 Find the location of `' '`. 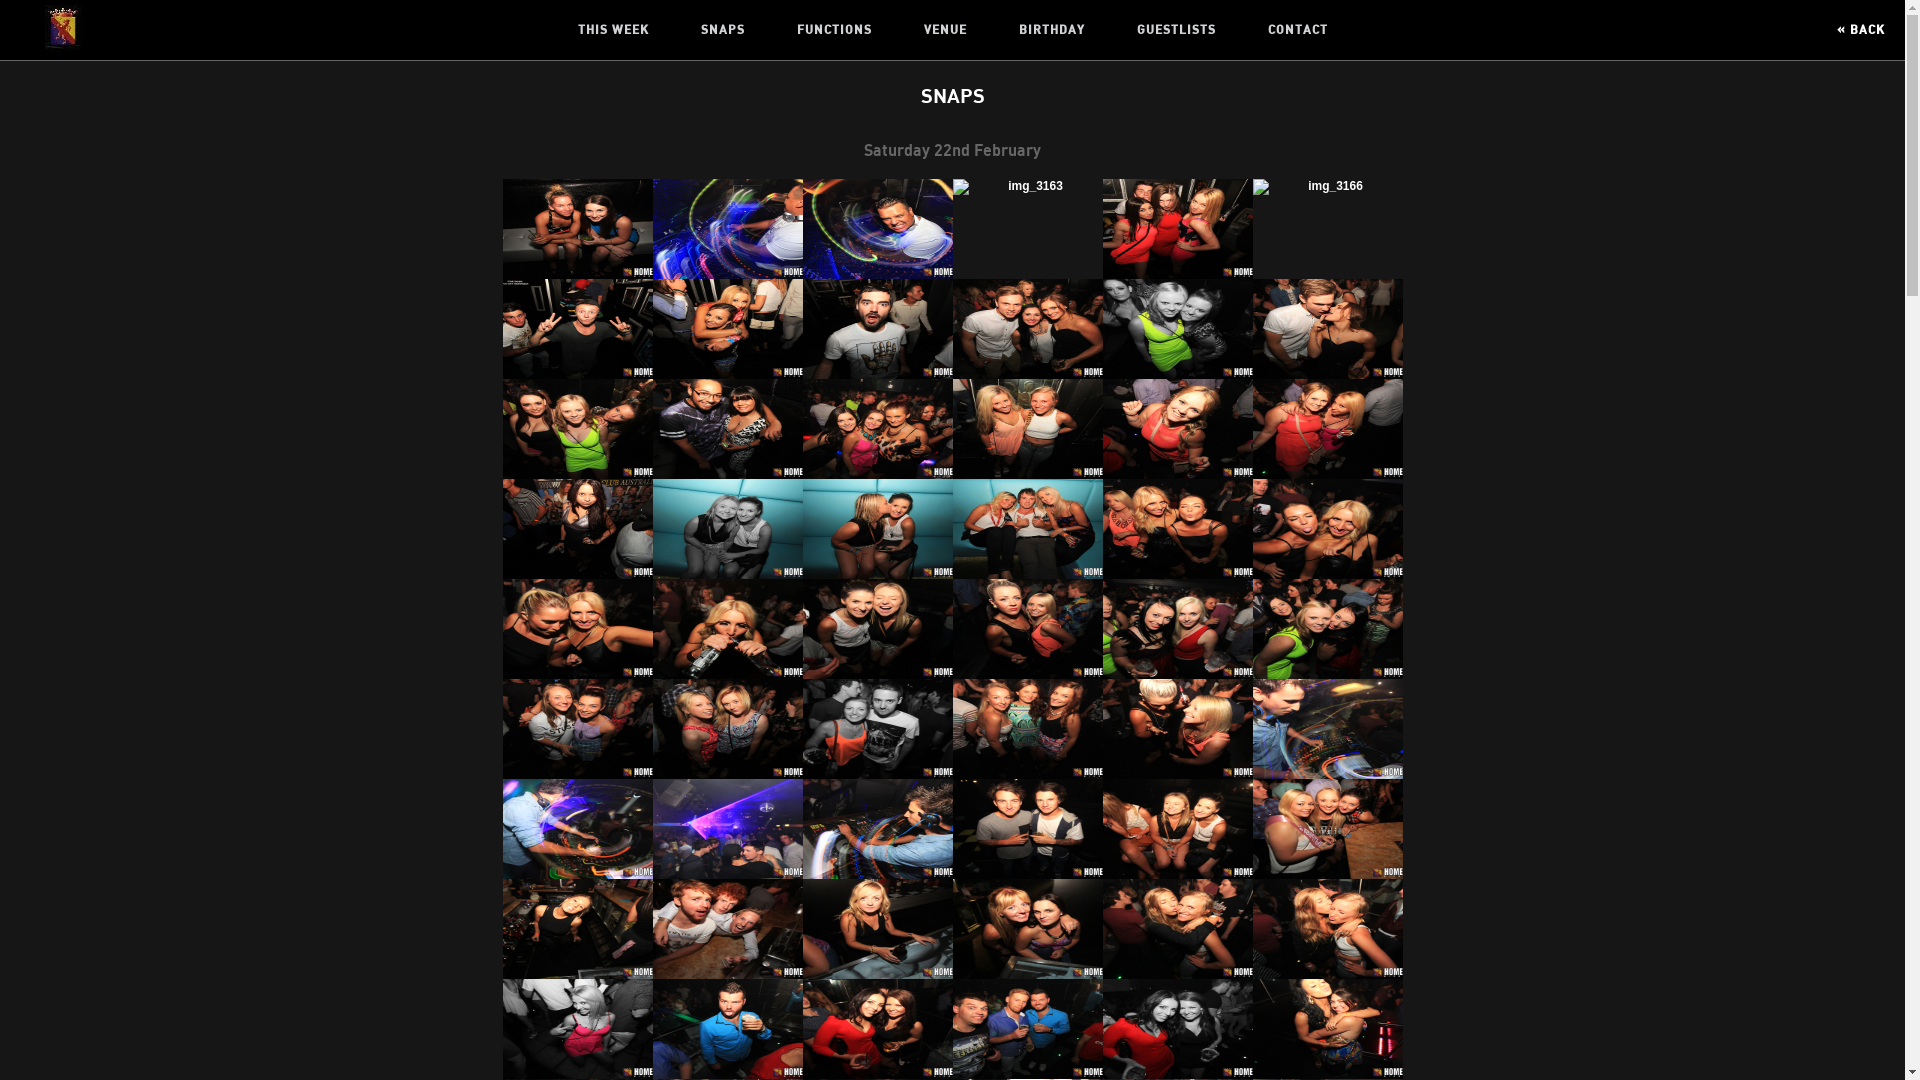

' ' is located at coordinates (575, 227).